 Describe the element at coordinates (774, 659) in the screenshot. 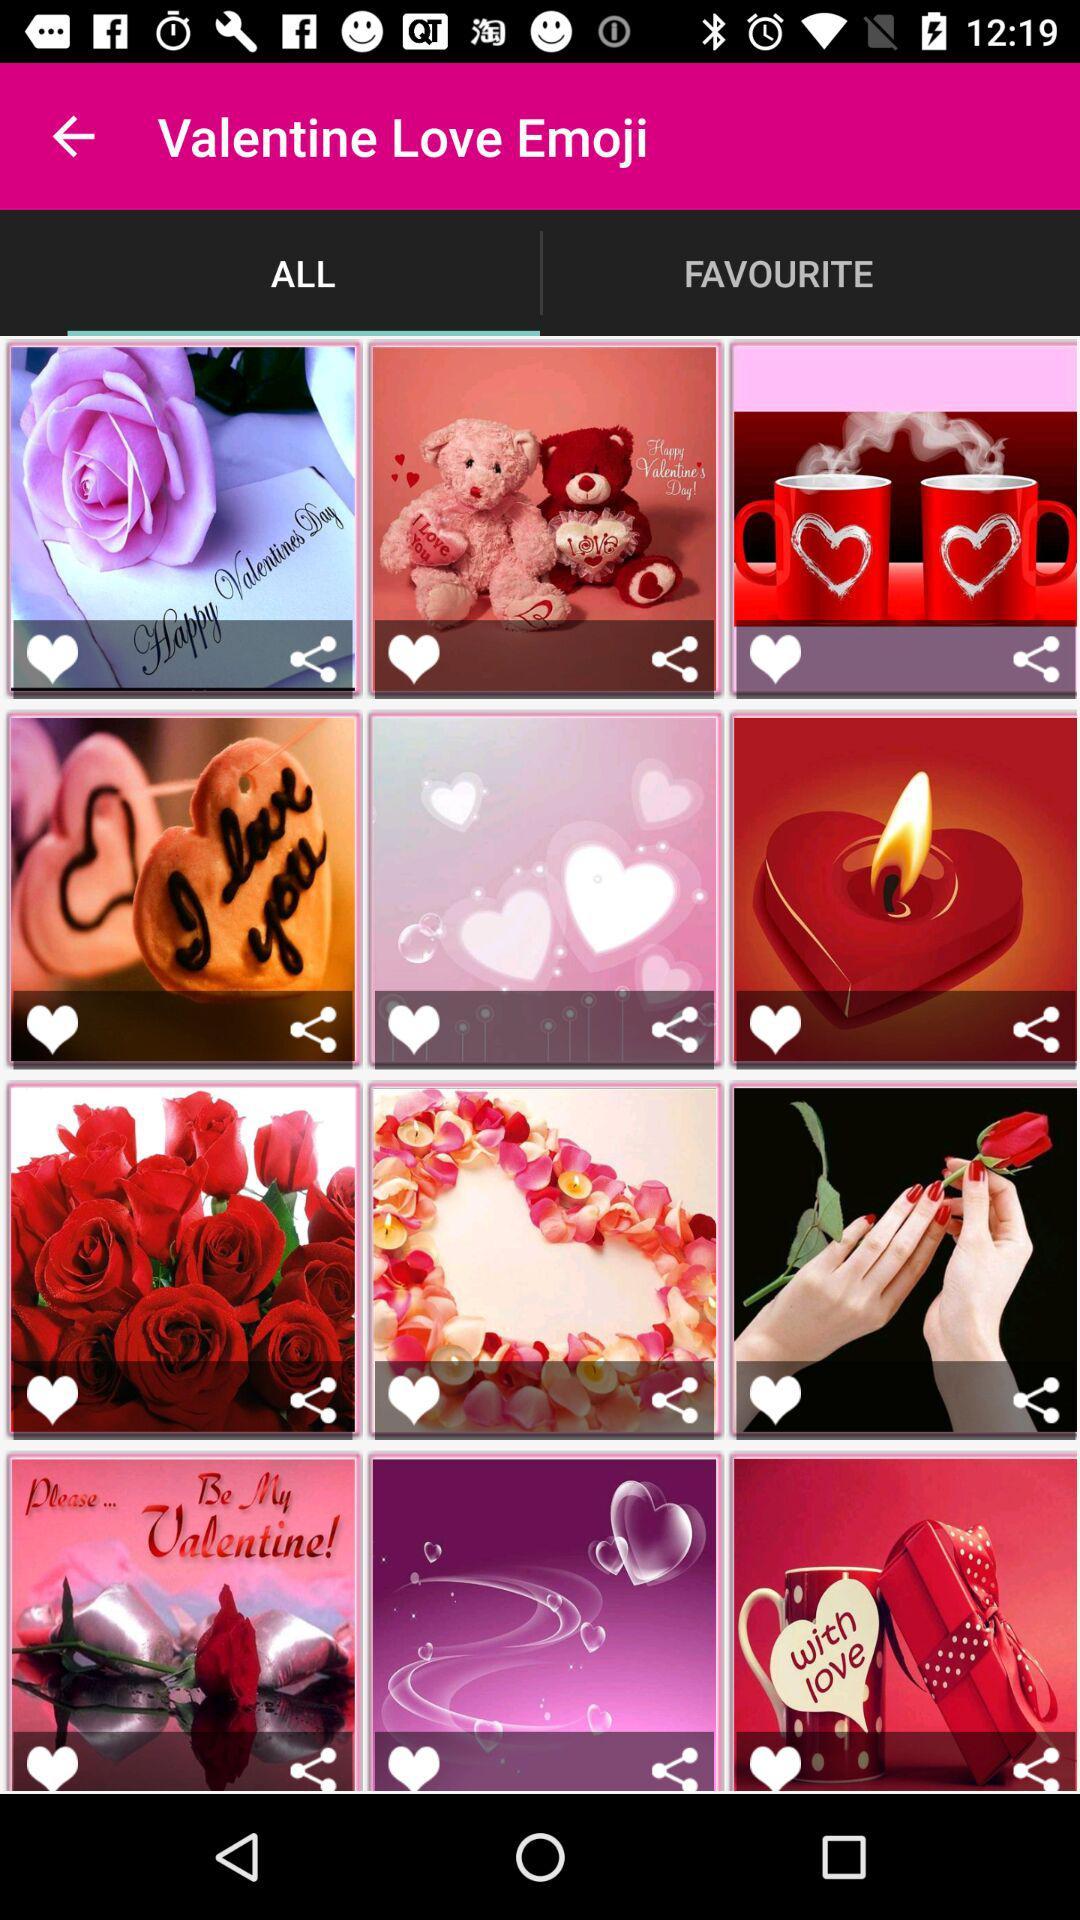

I see `to favorites` at that location.